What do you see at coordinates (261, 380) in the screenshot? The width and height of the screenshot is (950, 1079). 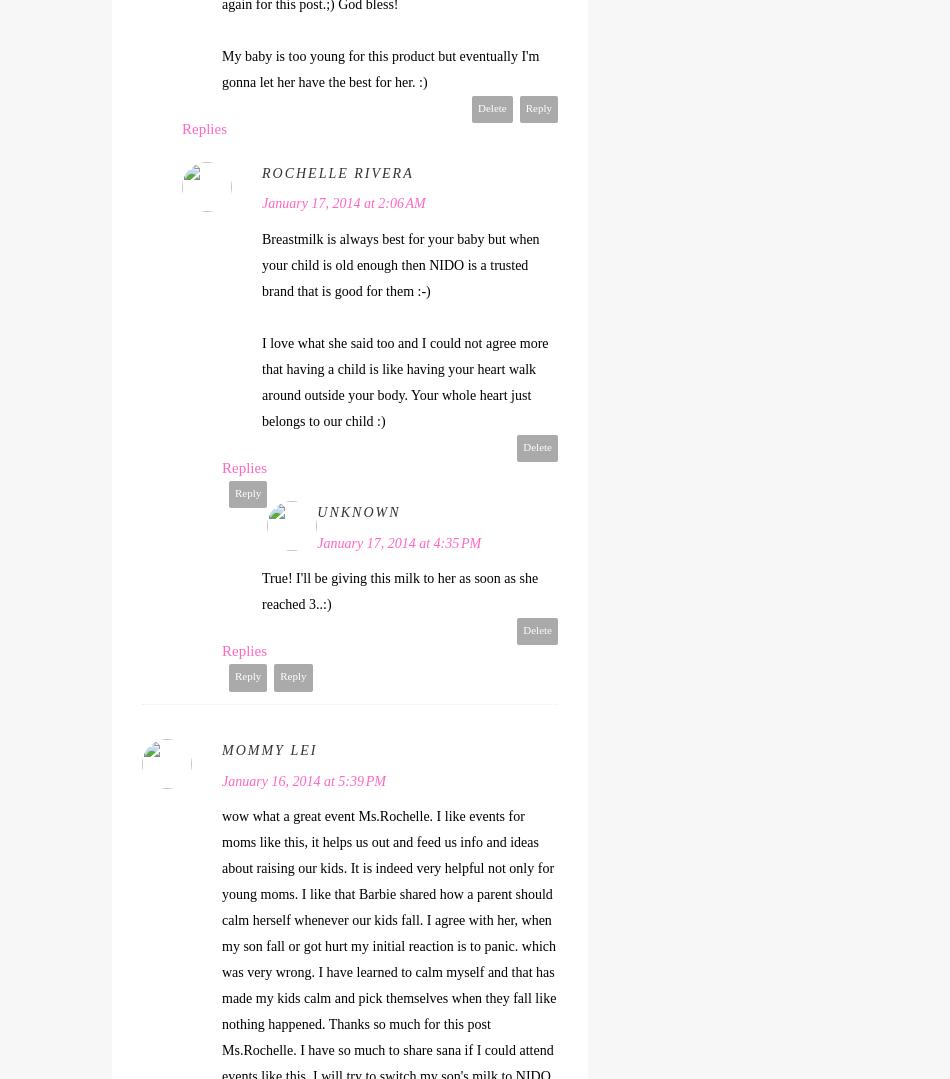 I see `'I love what she said too and I could not agree more that having a child is like having your heart walk around outside your body. Your whole heart just belongs to our child :)'` at bounding box center [261, 380].